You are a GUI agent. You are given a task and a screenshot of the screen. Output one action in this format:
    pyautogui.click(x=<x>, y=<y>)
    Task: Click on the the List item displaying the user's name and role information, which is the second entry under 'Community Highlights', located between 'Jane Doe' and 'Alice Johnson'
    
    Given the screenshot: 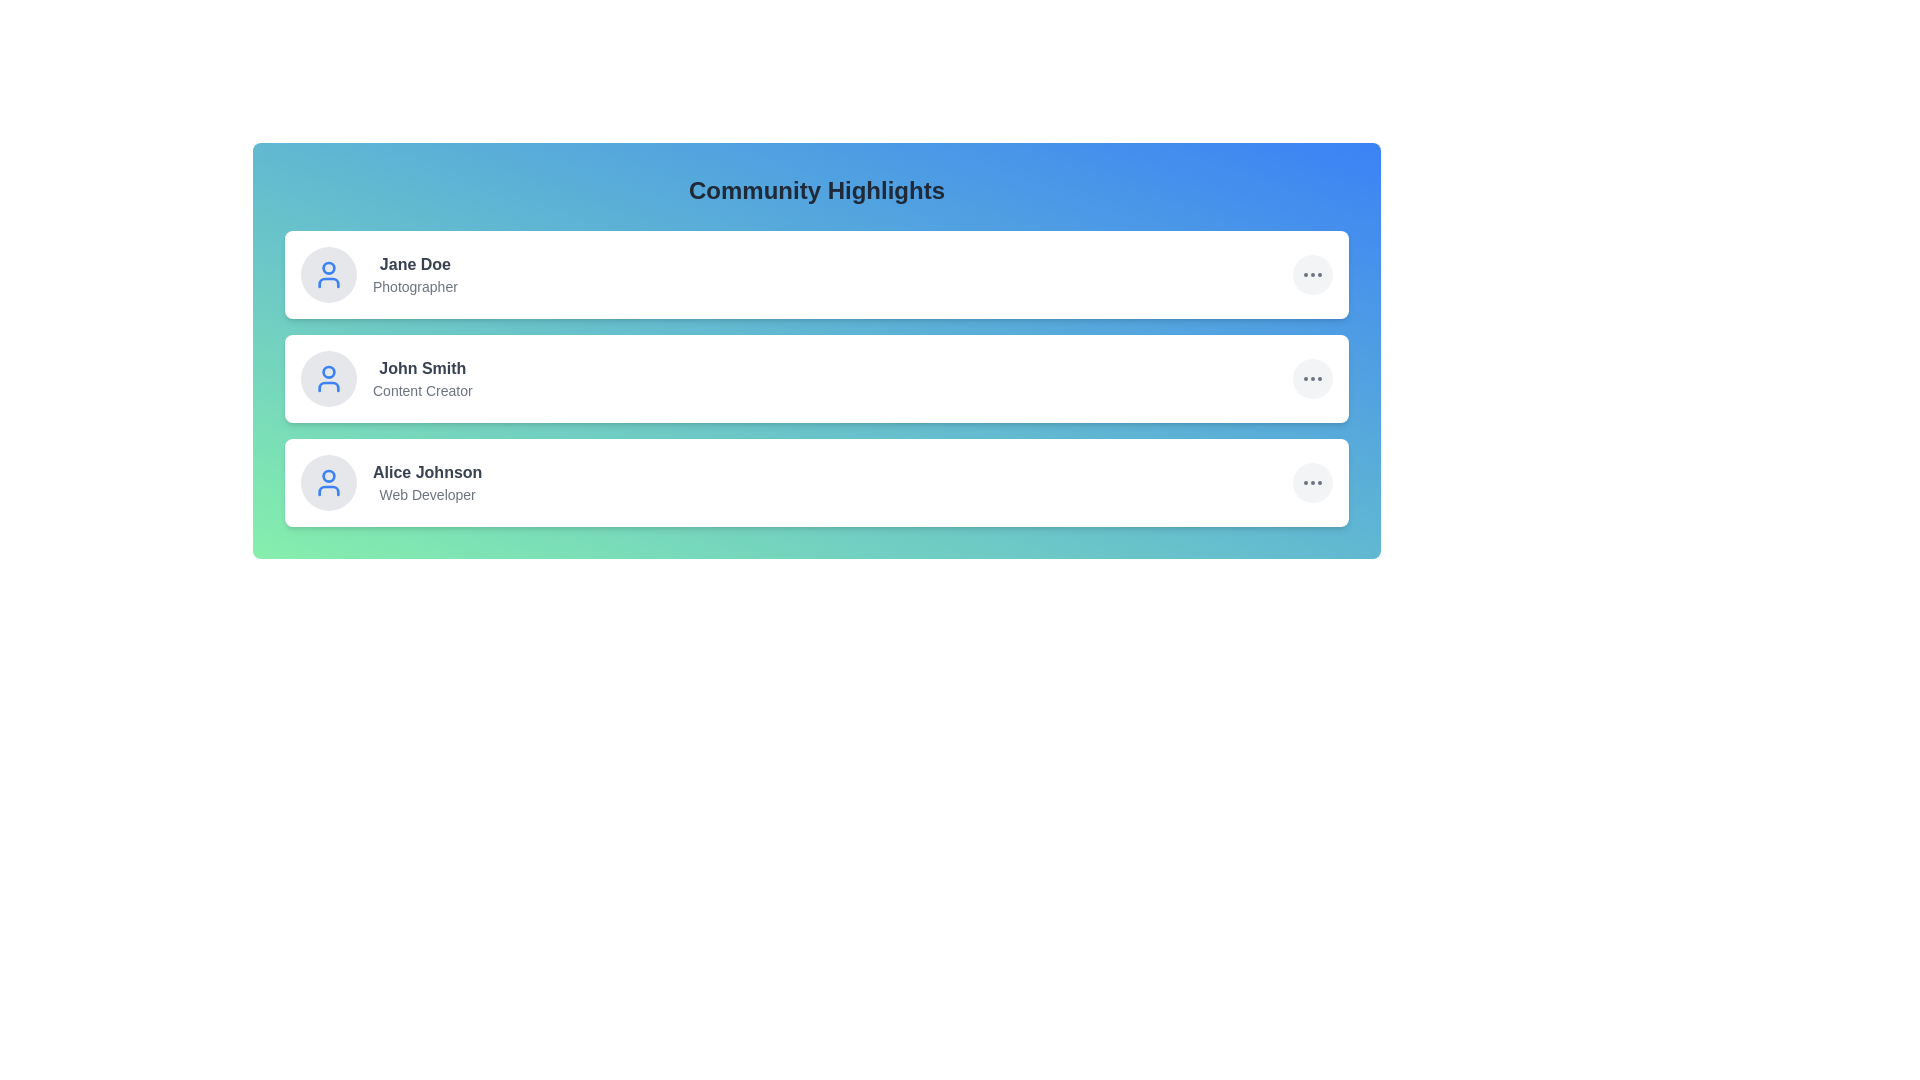 What is the action you would take?
    pyautogui.click(x=386, y=378)
    